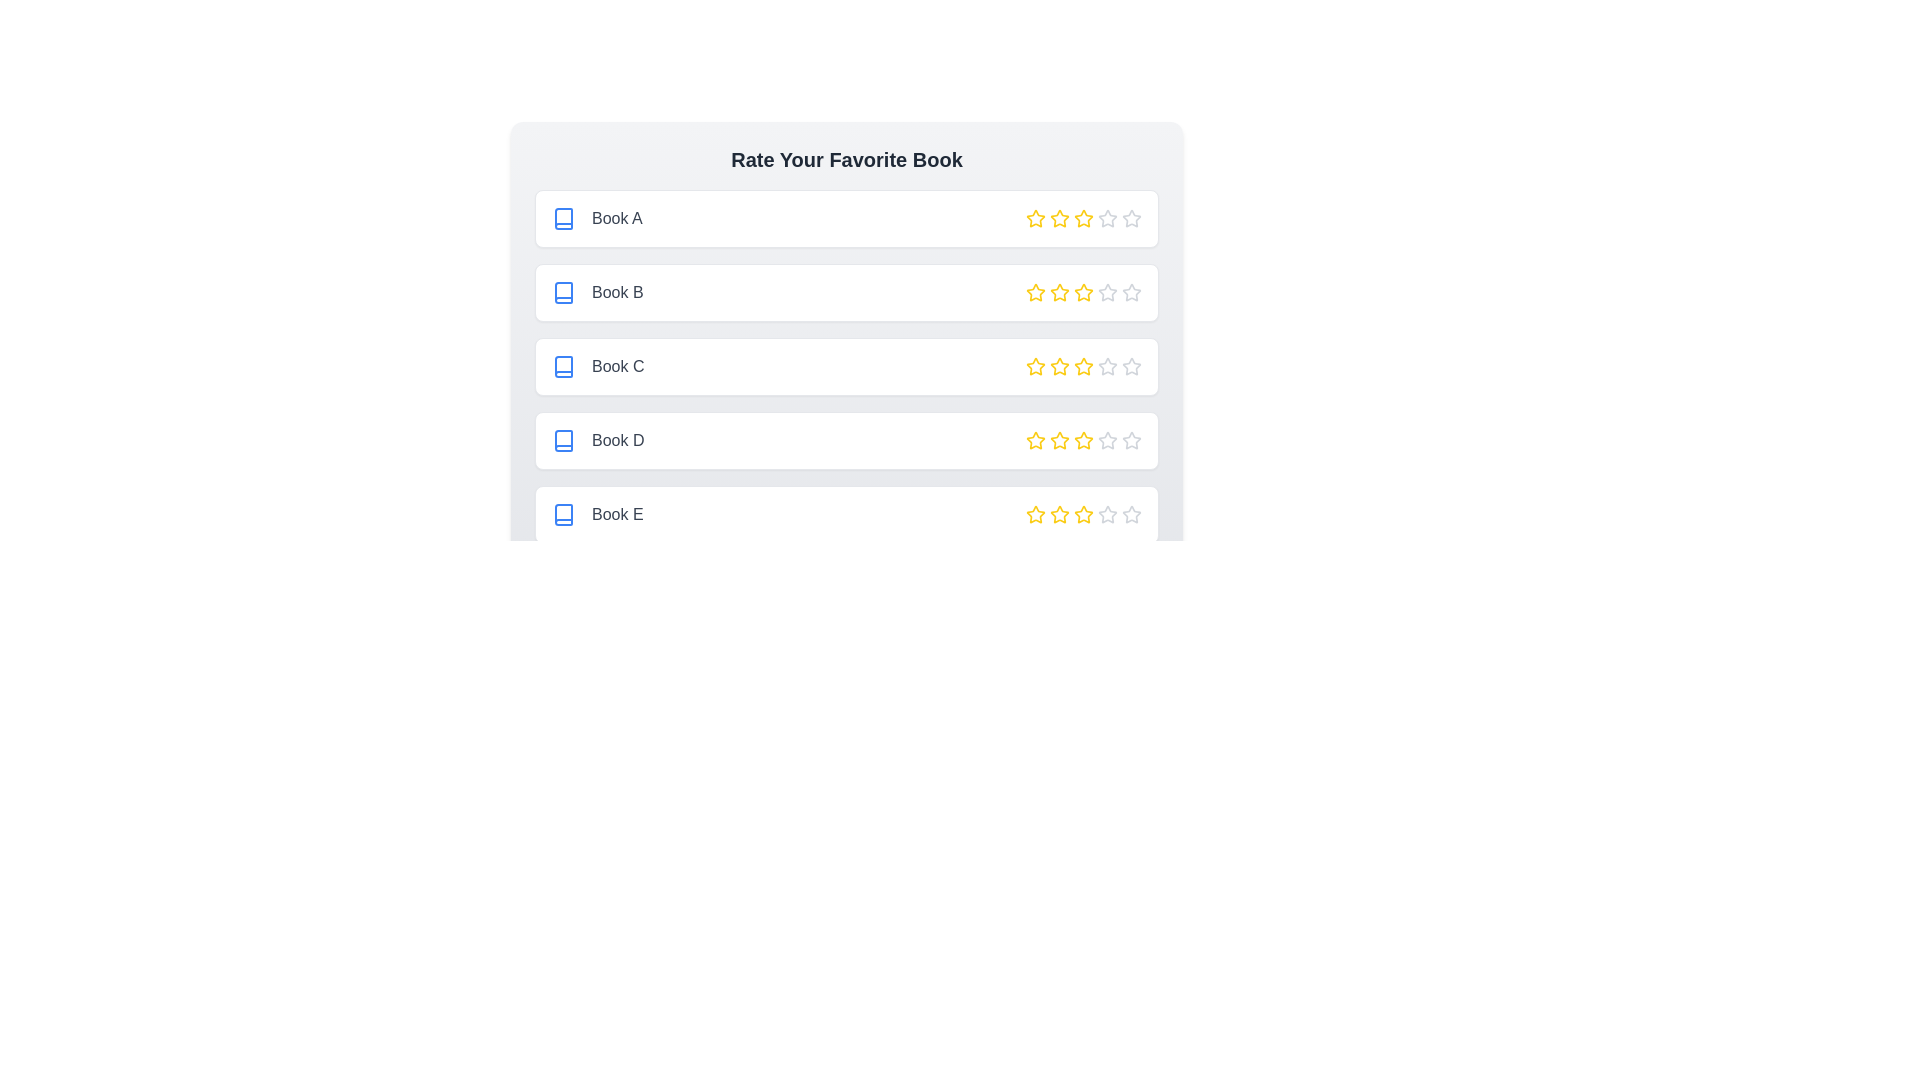  I want to click on the book name Book E to focus or interact with the text, so click(597, 514).